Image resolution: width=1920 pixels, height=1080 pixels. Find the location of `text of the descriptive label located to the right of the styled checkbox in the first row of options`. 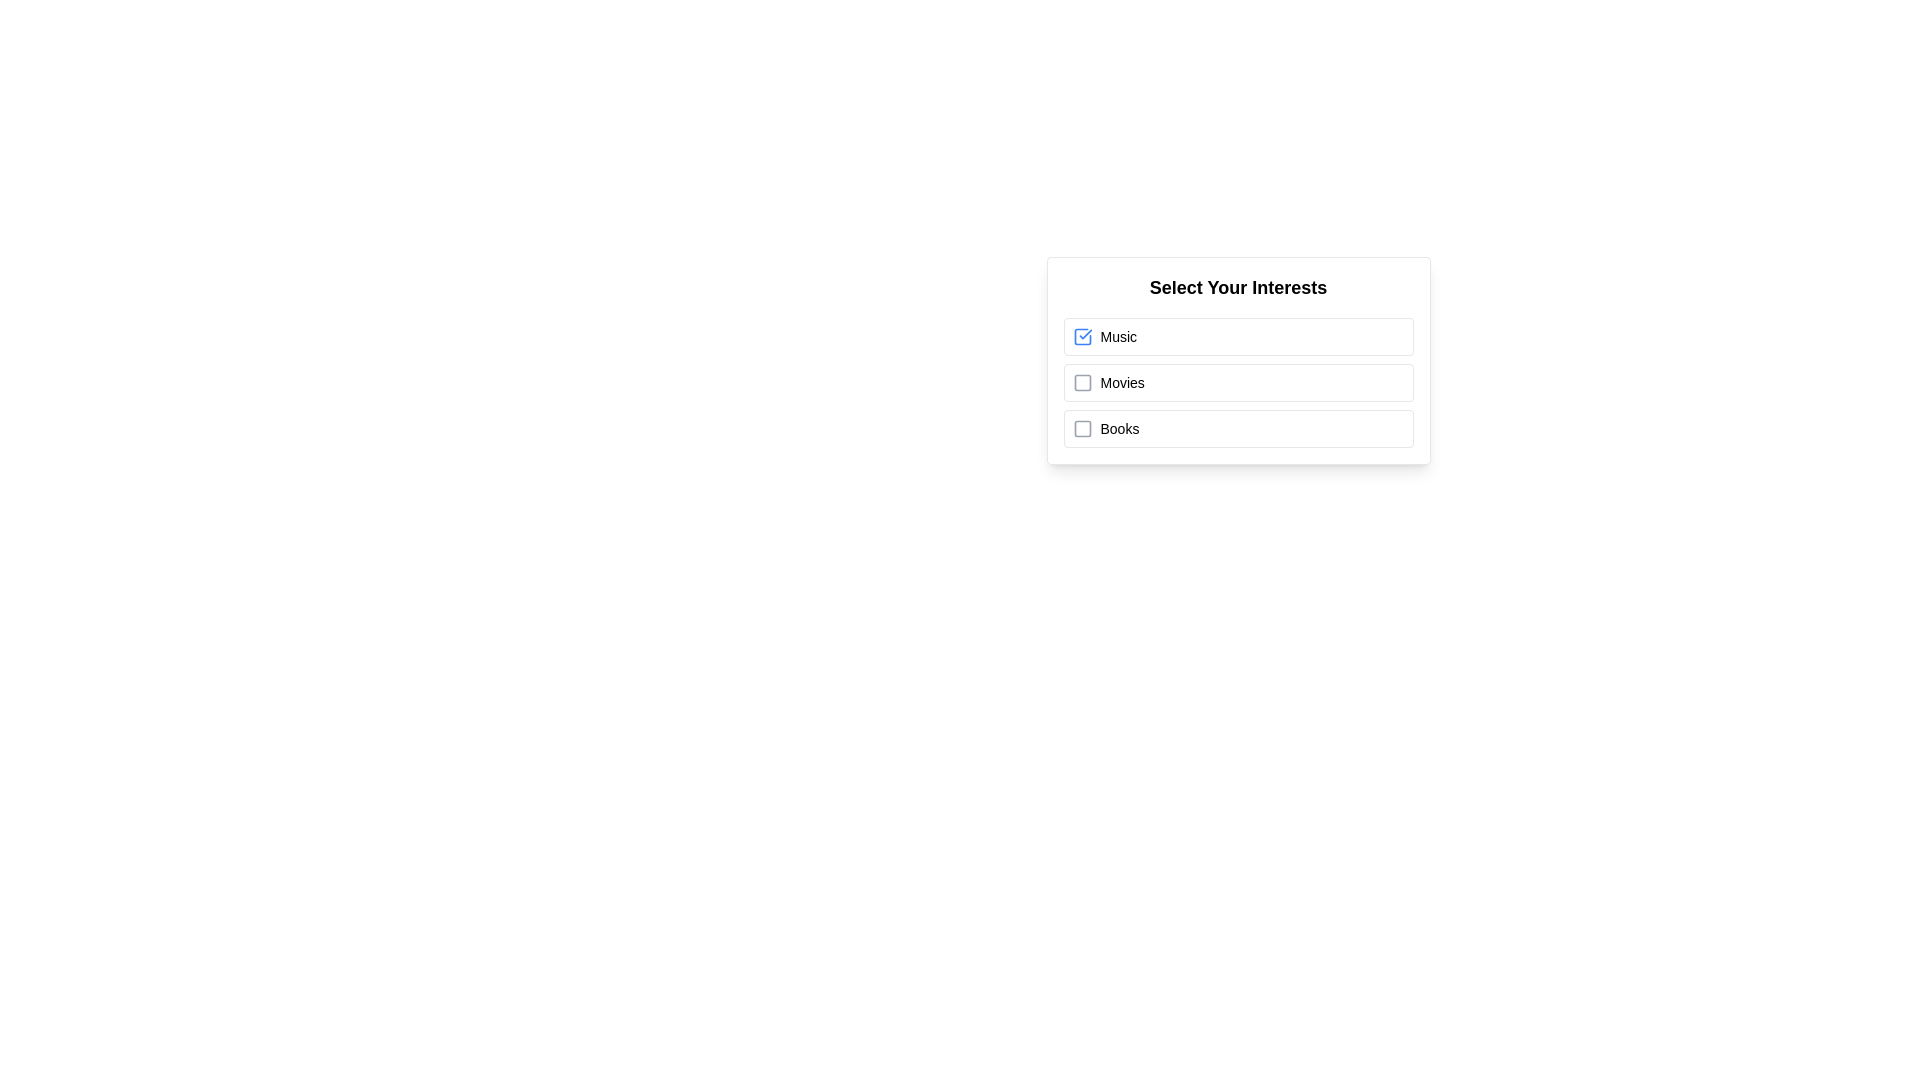

text of the descriptive label located to the right of the styled checkbox in the first row of options is located at coordinates (1117, 335).